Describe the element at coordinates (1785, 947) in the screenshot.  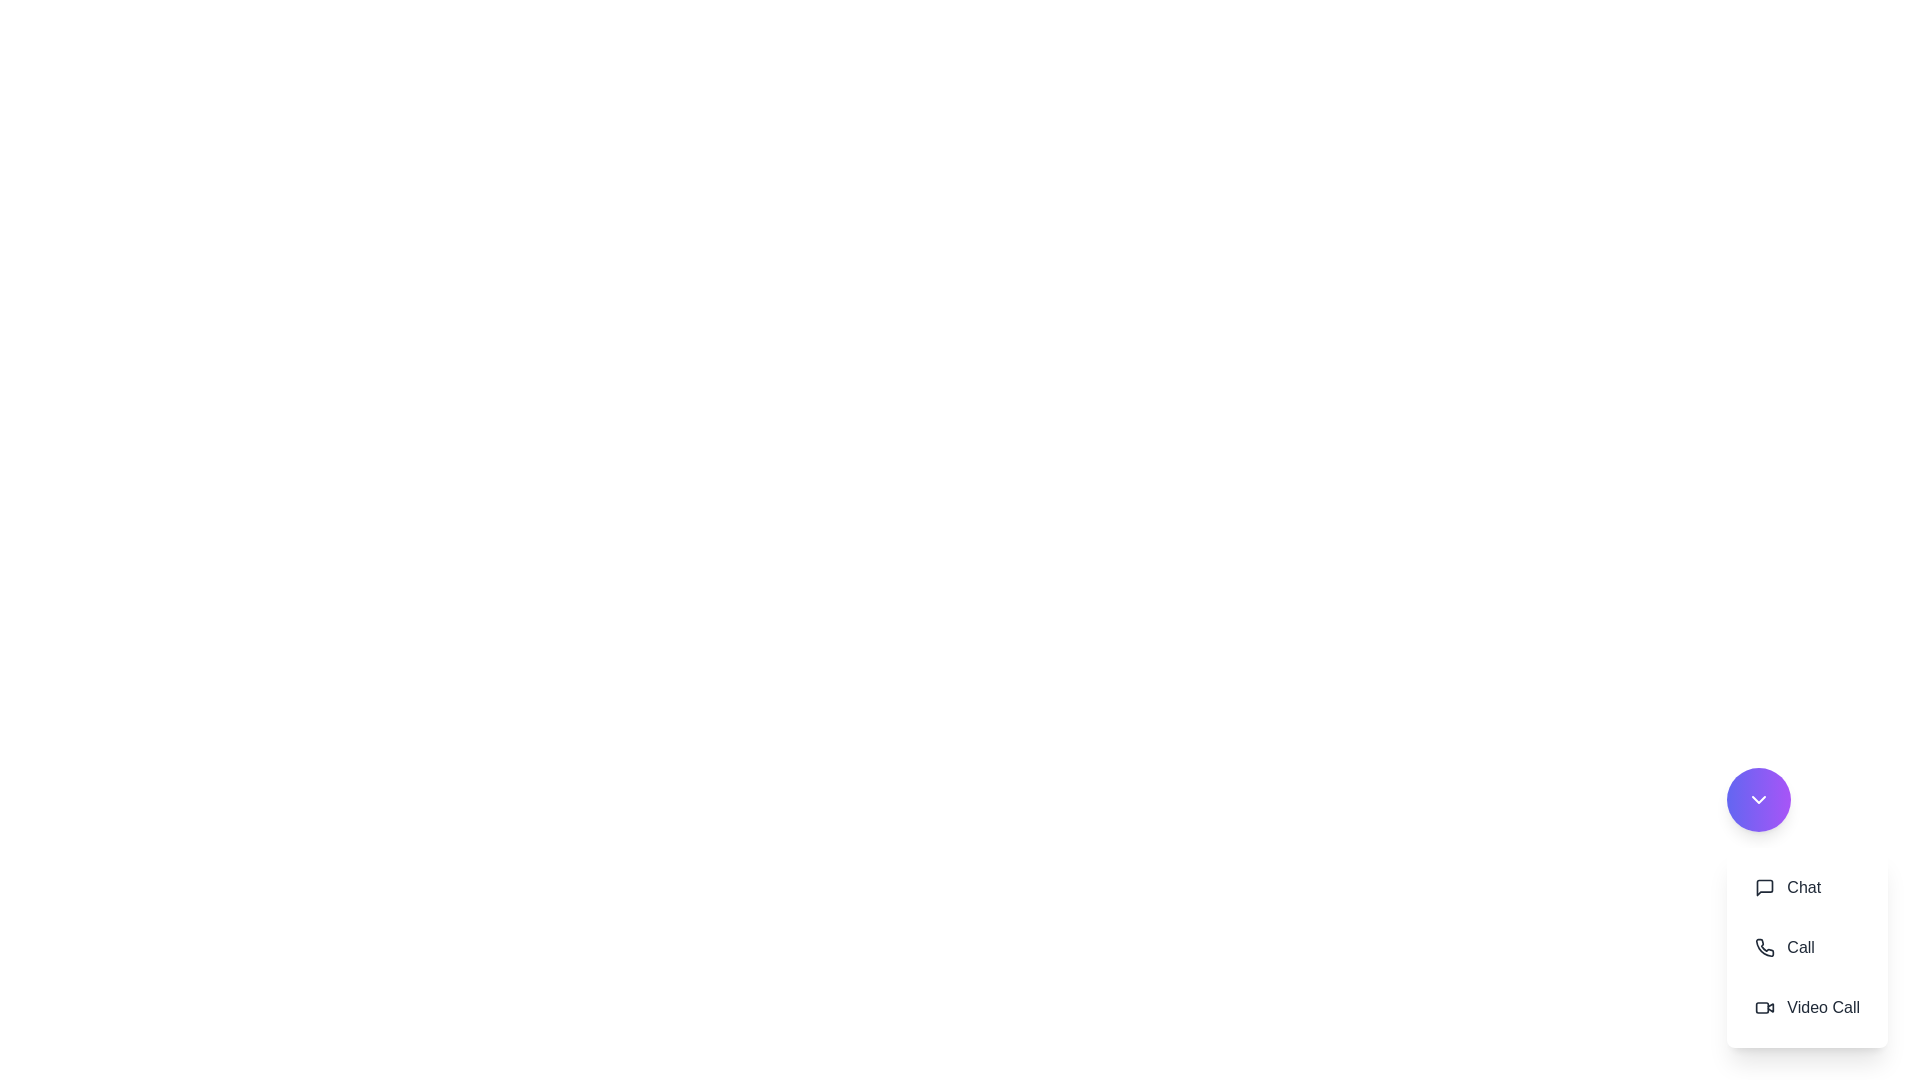
I see `the 'Call' button to initiate a call` at that location.